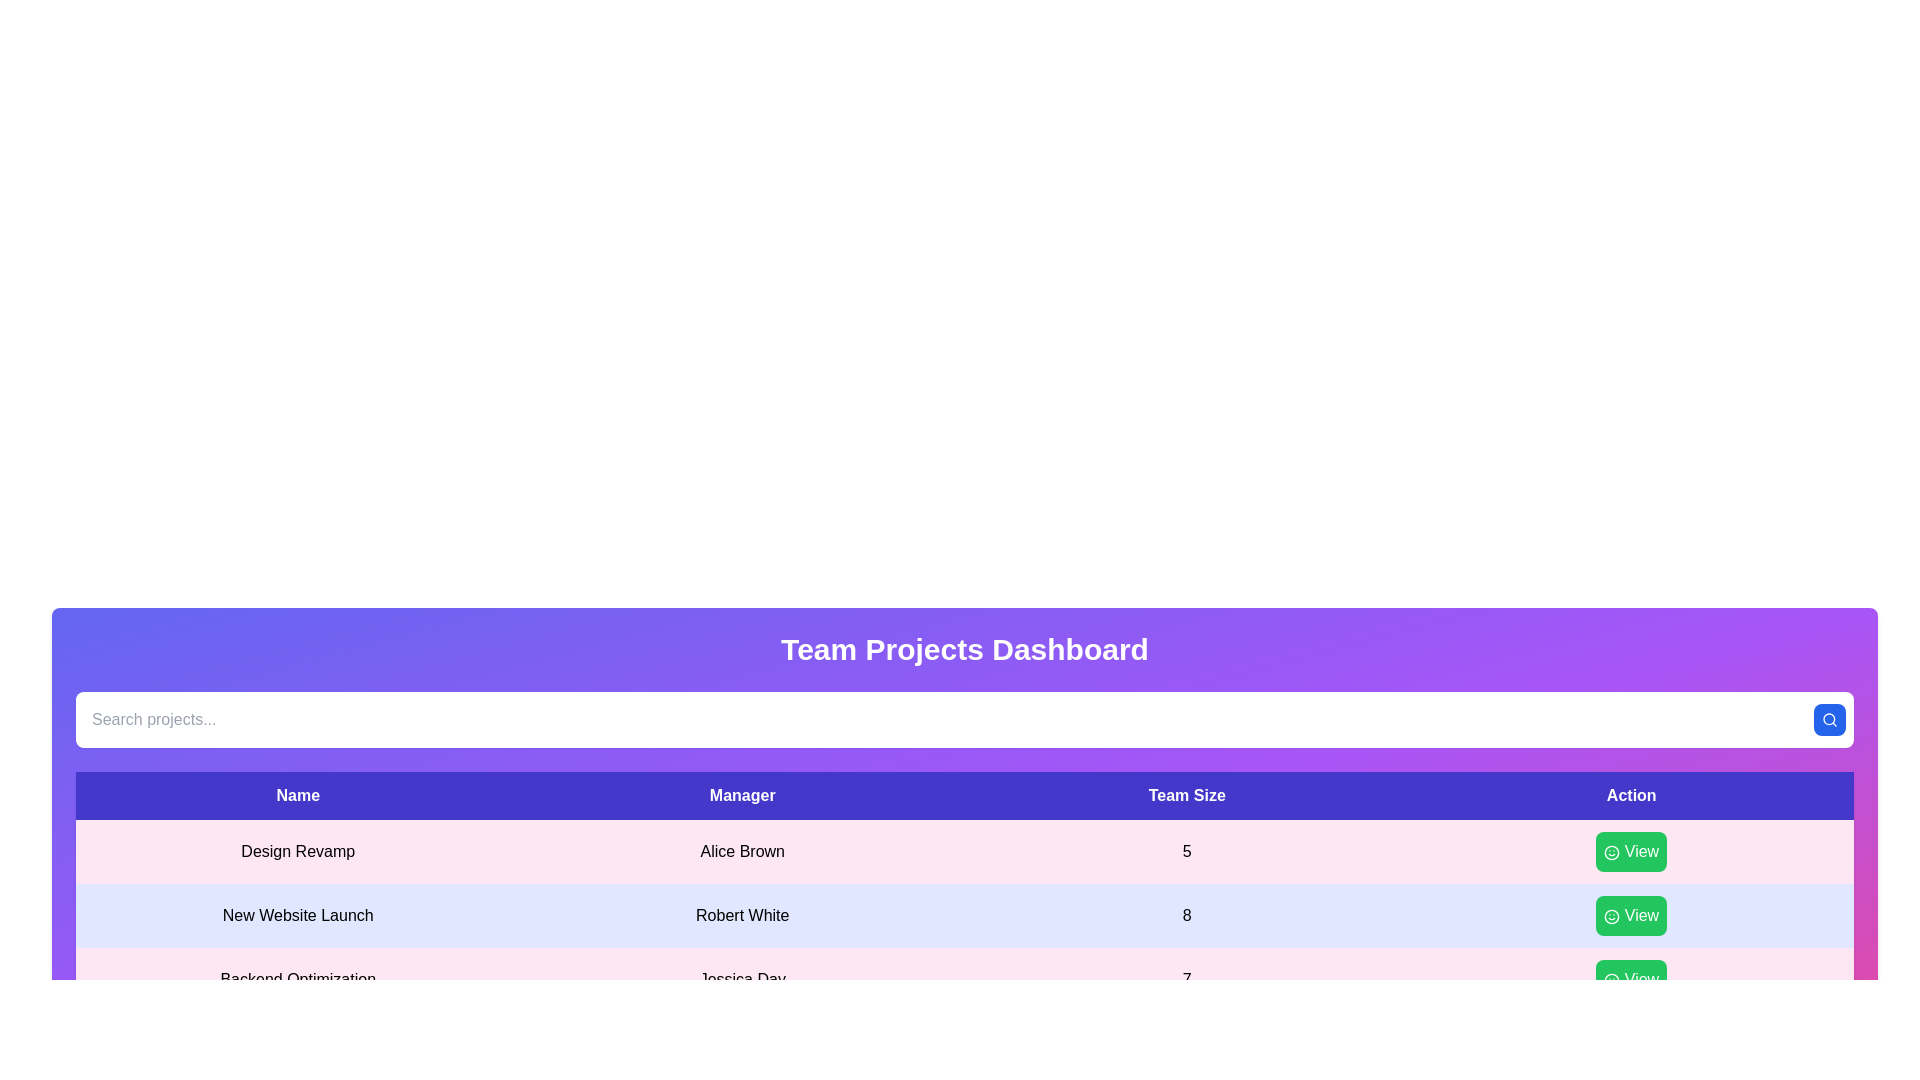 The width and height of the screenshot is (1920, 1080). What do you see at coordinates (1612, 852) in the screenshot?
I see `the smiling face icon located on the left side of the green 'View' button in the first row of the 'Action' column in the UI table` at bounding box center [1612, 852].